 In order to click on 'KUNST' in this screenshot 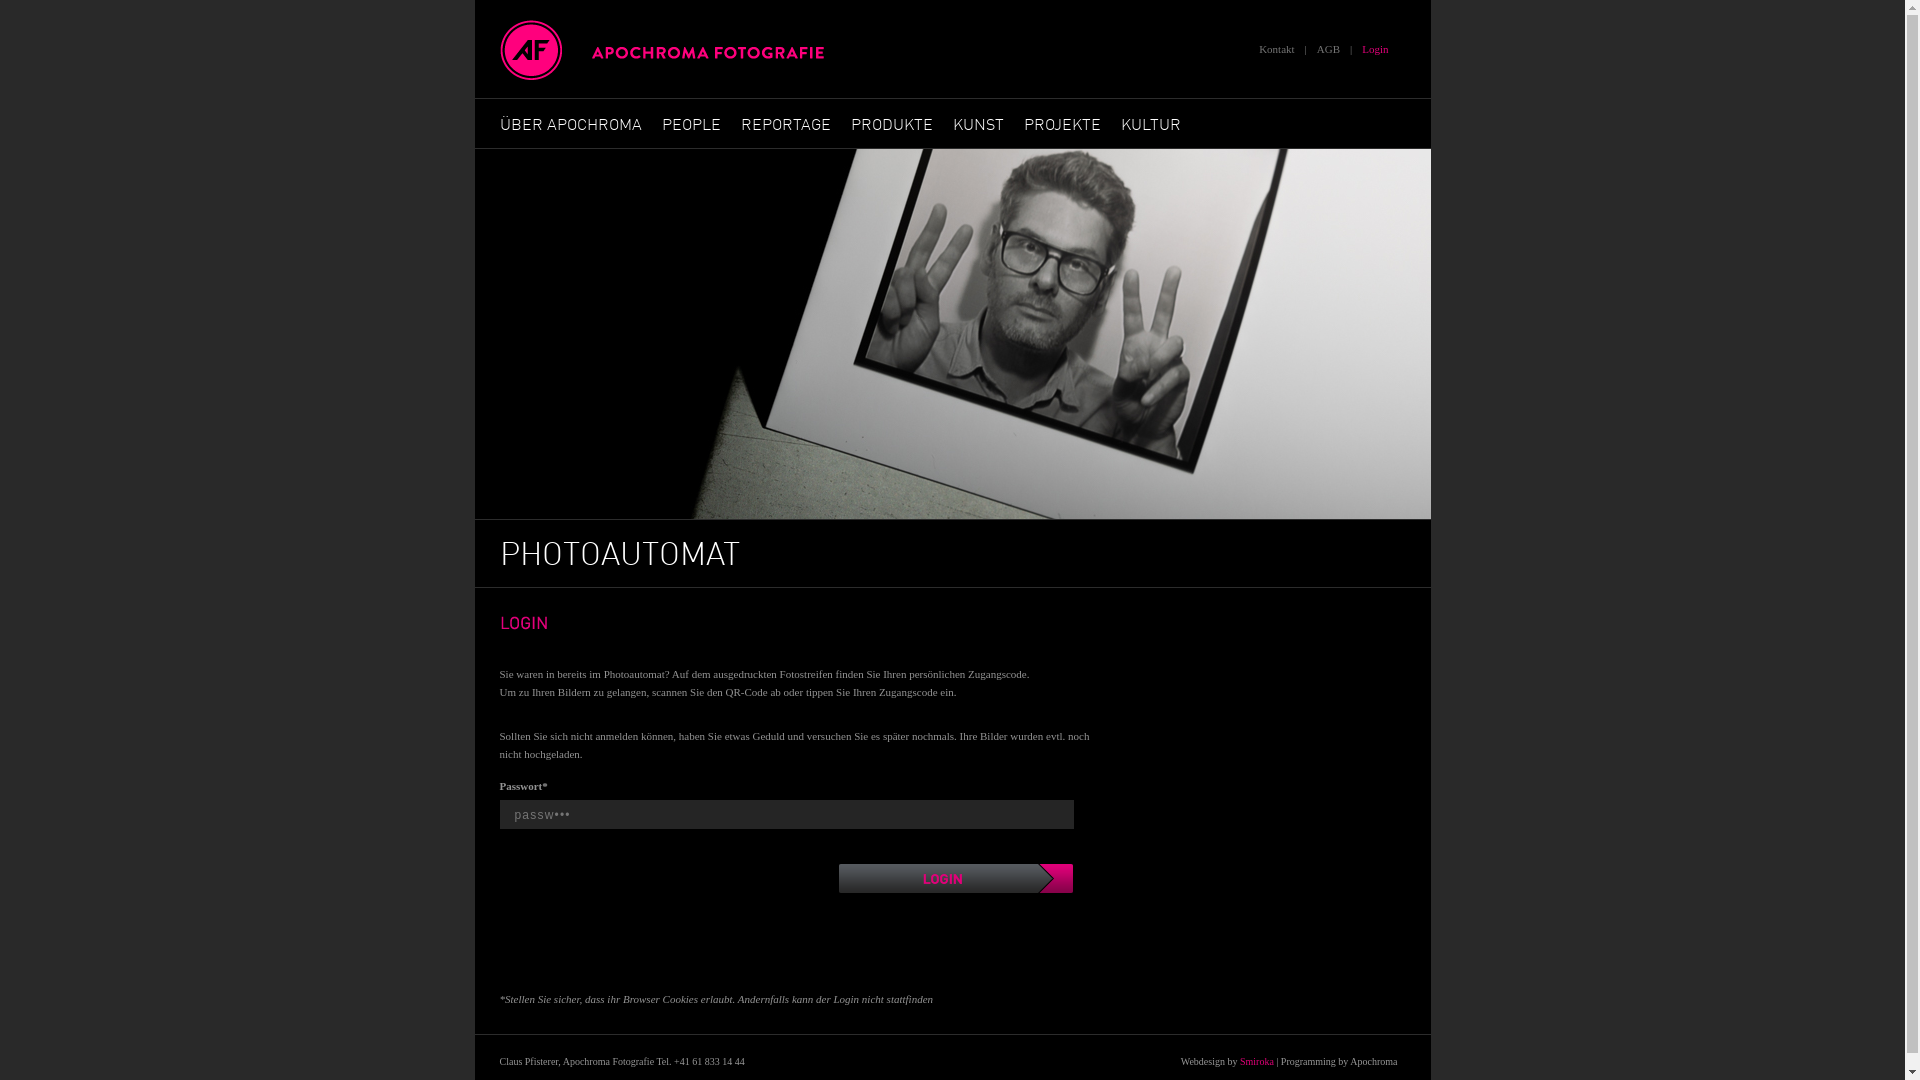, I will do `click(977, 126)`.